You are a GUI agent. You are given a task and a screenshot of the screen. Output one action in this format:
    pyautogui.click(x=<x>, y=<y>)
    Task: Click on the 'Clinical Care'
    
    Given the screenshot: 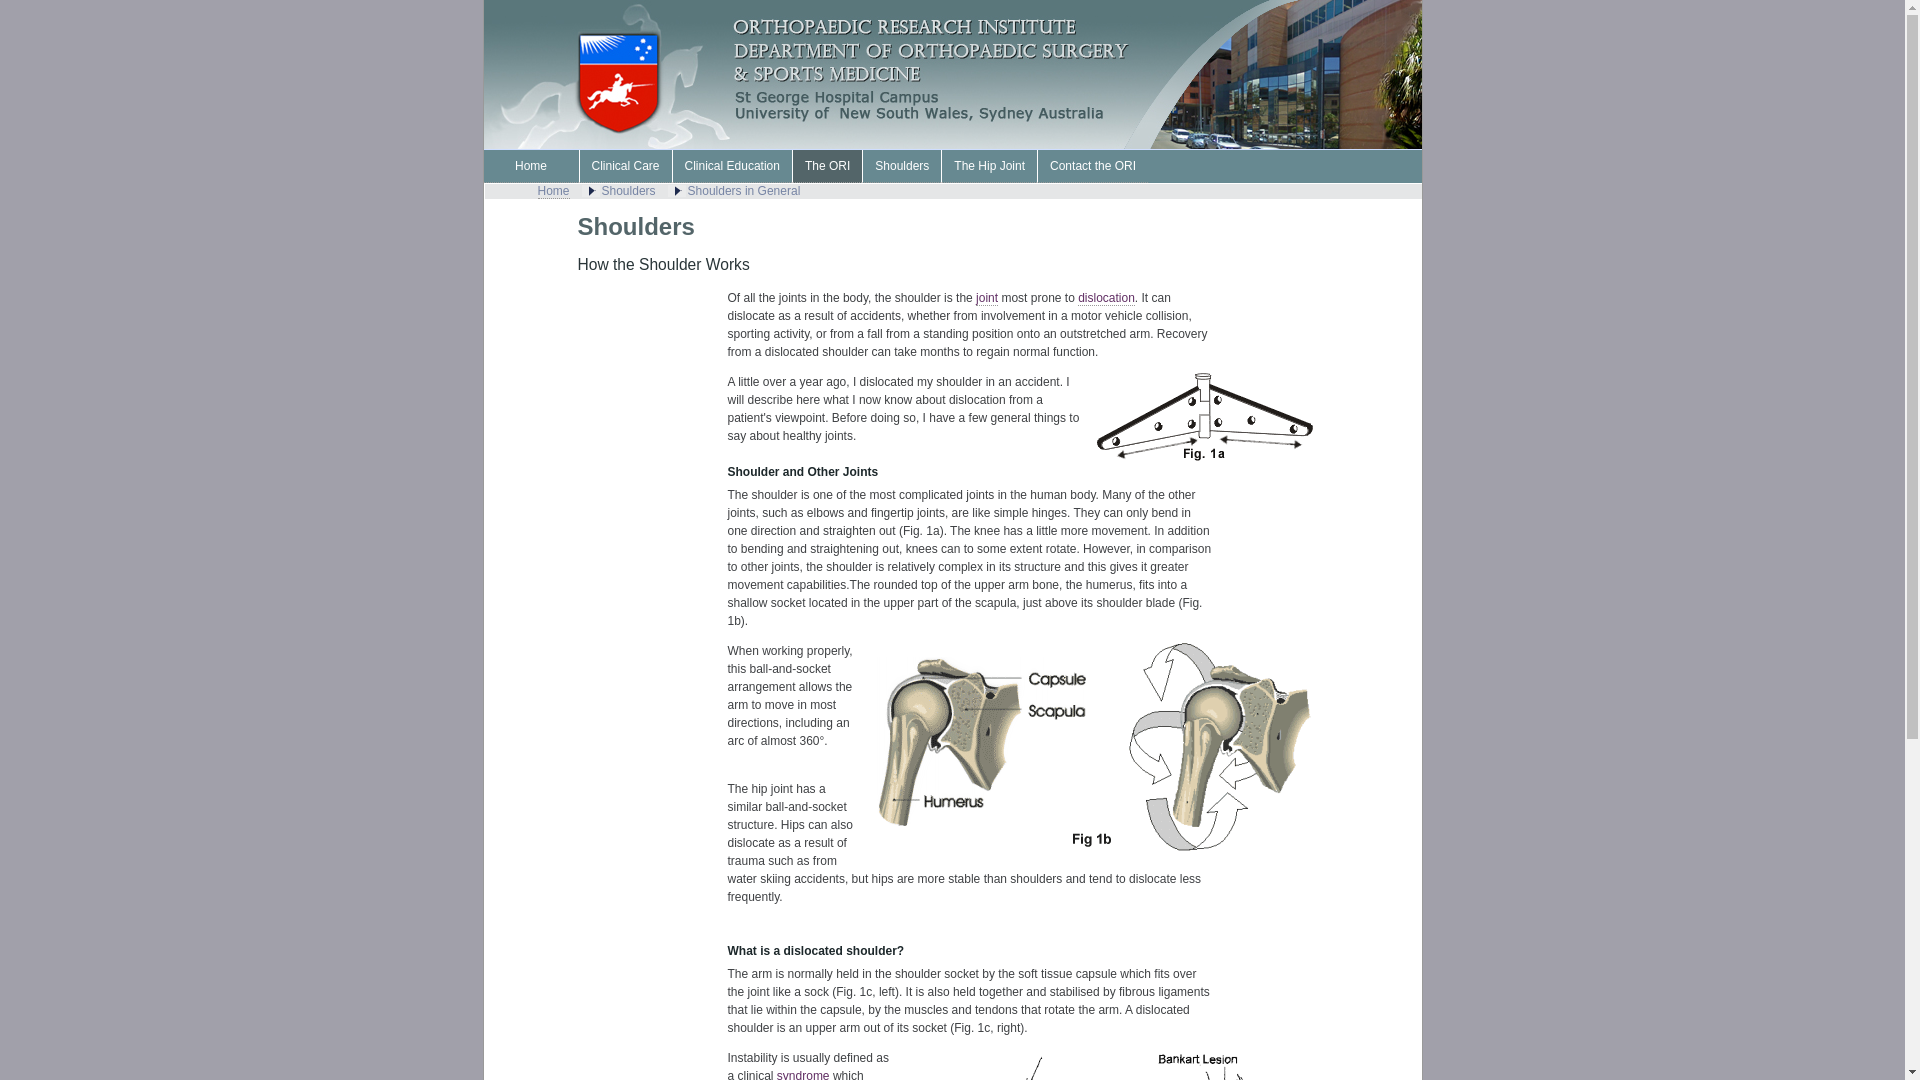 What is the action you would take?
    pyautogui.click(x=623, y=165)
    